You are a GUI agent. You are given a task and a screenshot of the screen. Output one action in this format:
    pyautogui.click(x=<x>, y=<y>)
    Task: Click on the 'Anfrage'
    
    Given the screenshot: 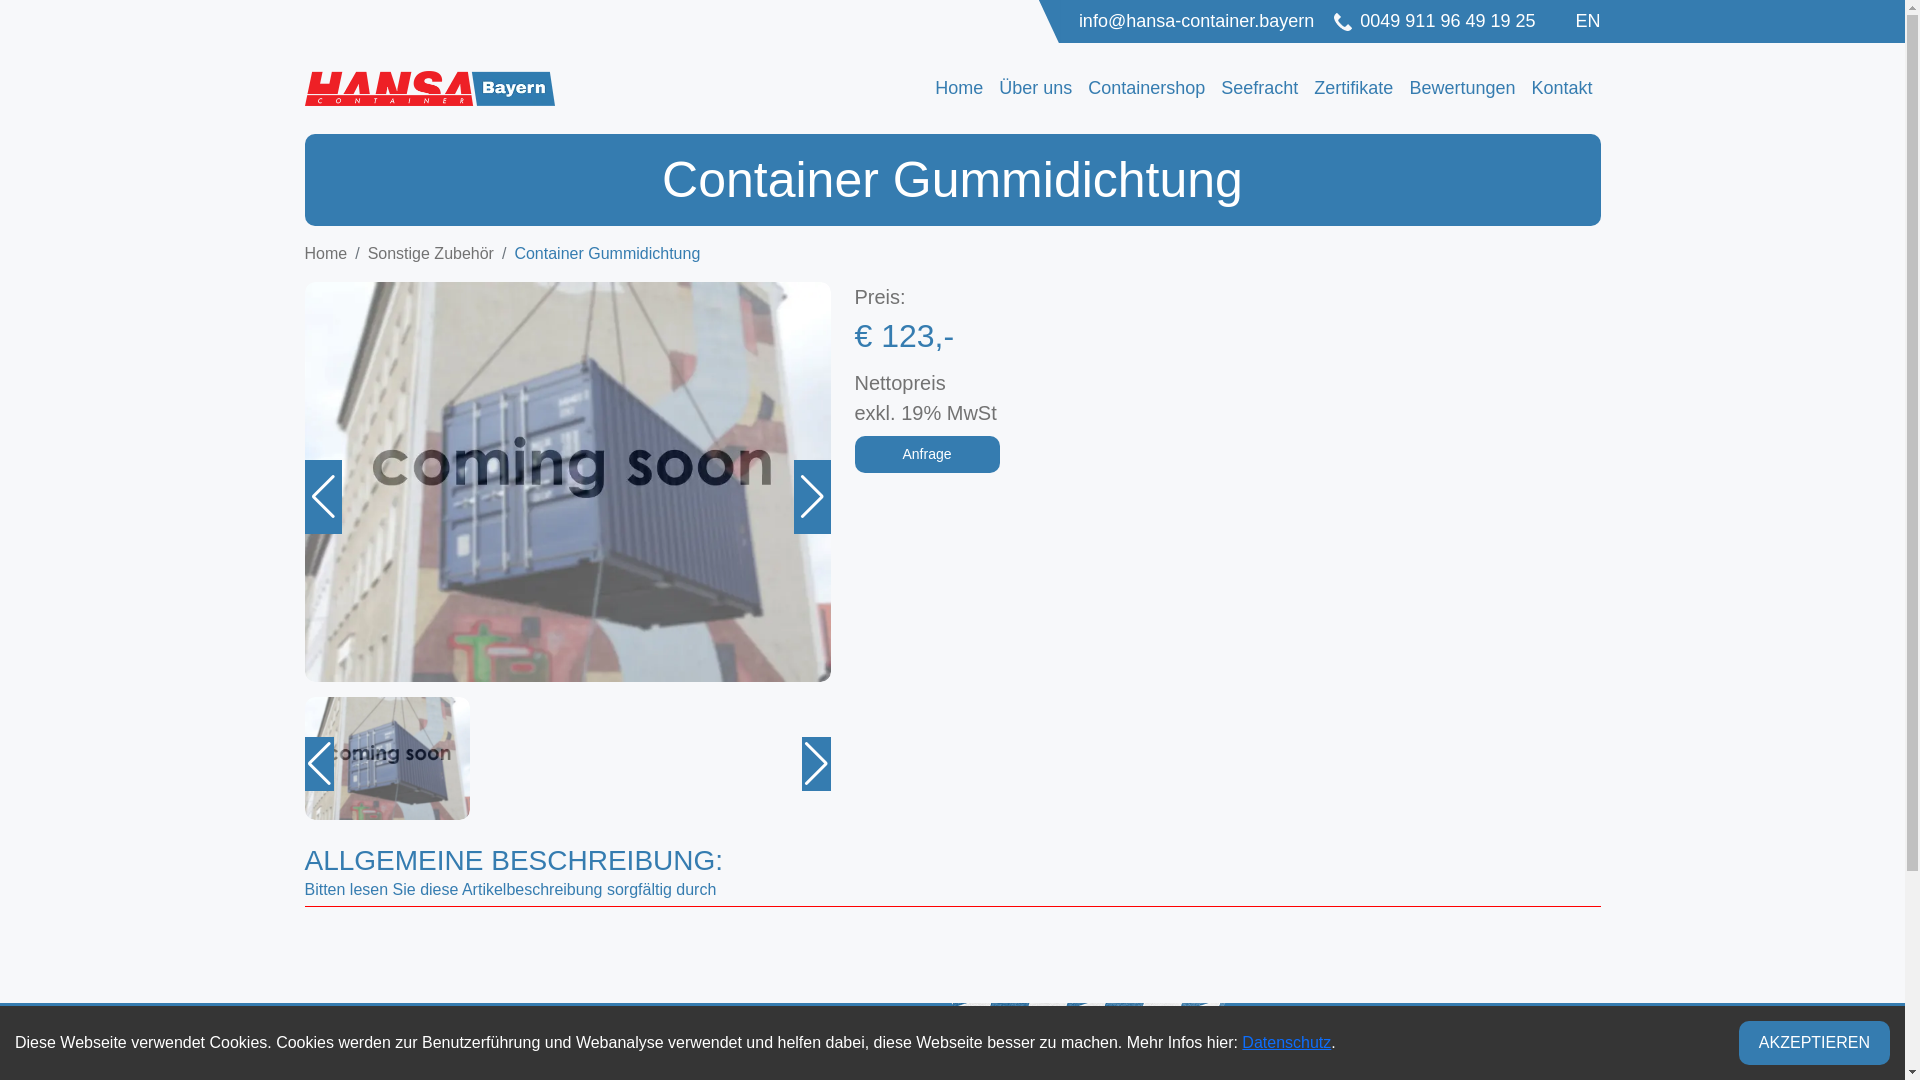 What is the action you would take?
    pyautogui.click(x=854, y=454)
    